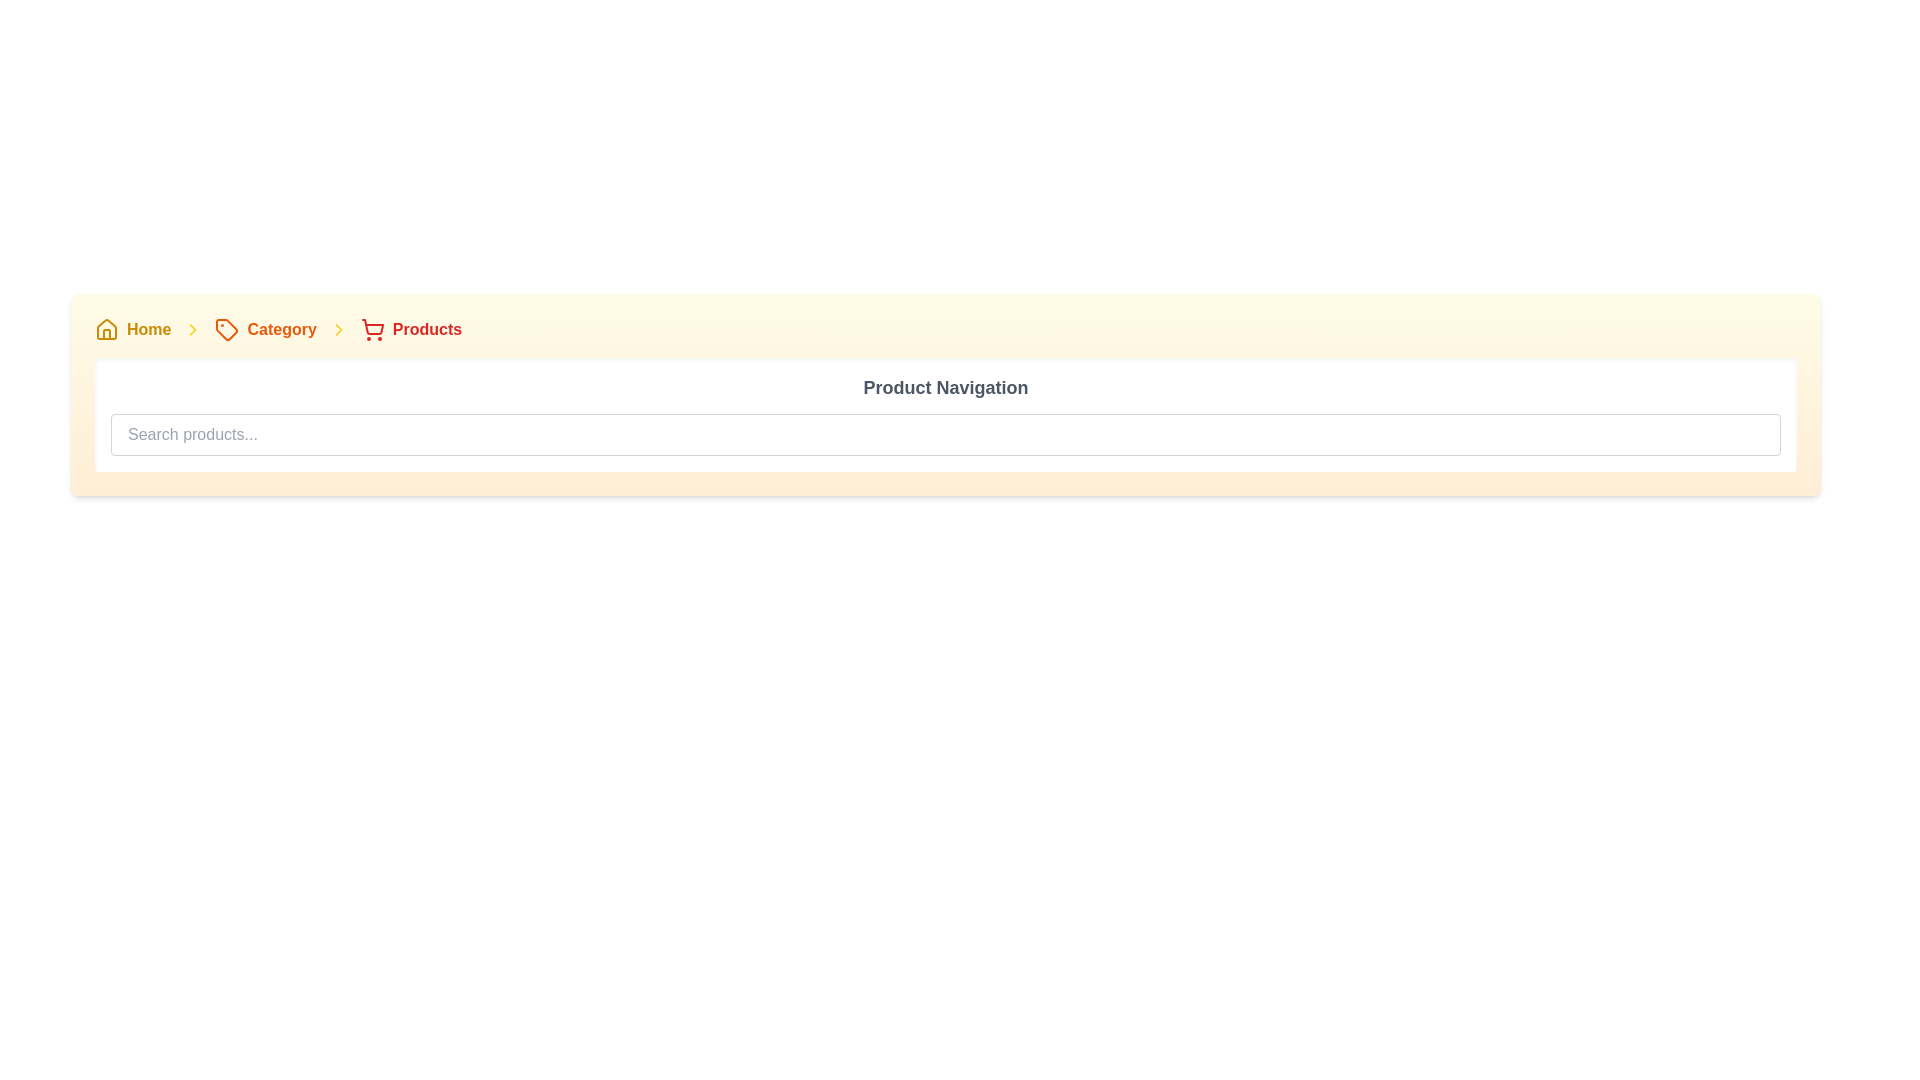  I want to click on text 'Category' from the breadcrumb navigation bar, which is styled in orange and bold, located between a tag icon and the 'Products' breadcrumb item, so click(281, 329).